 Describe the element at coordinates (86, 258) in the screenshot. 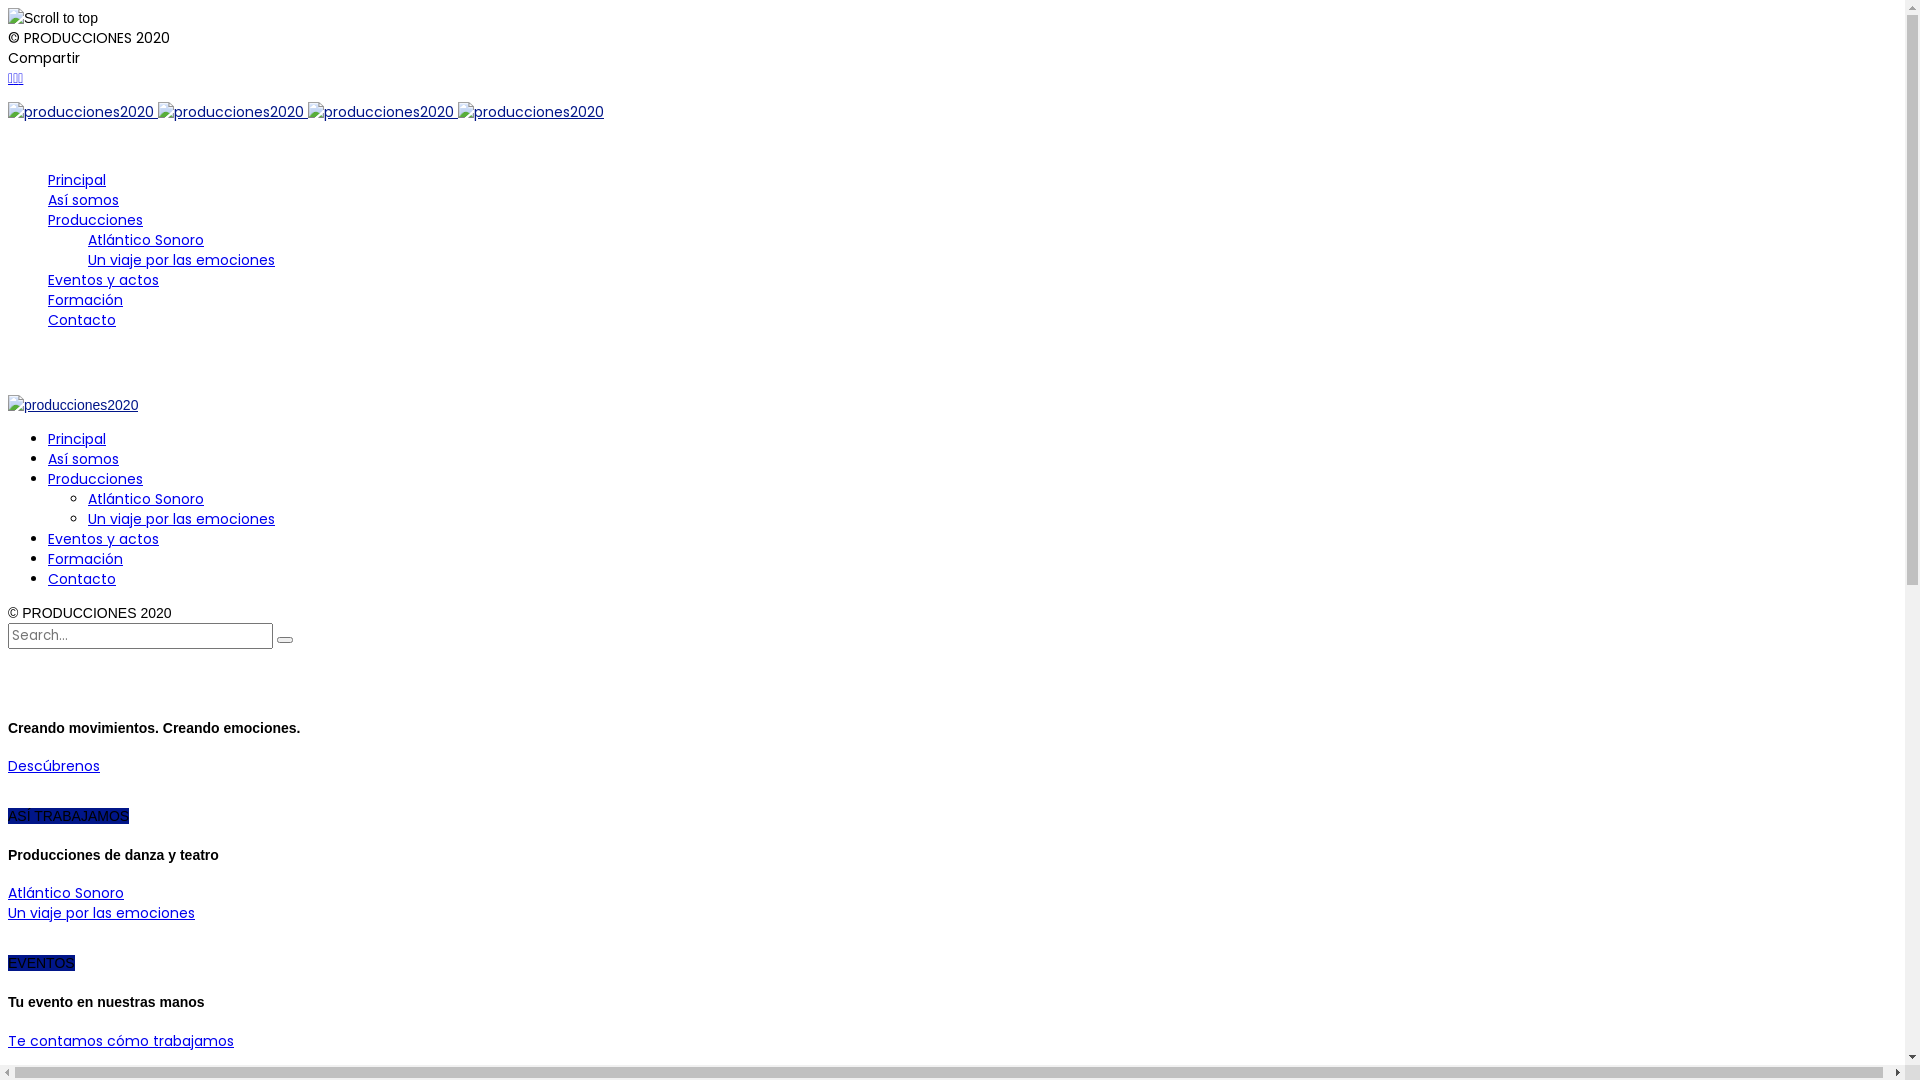

I see `'Un viaje por las emociones'` at that location.